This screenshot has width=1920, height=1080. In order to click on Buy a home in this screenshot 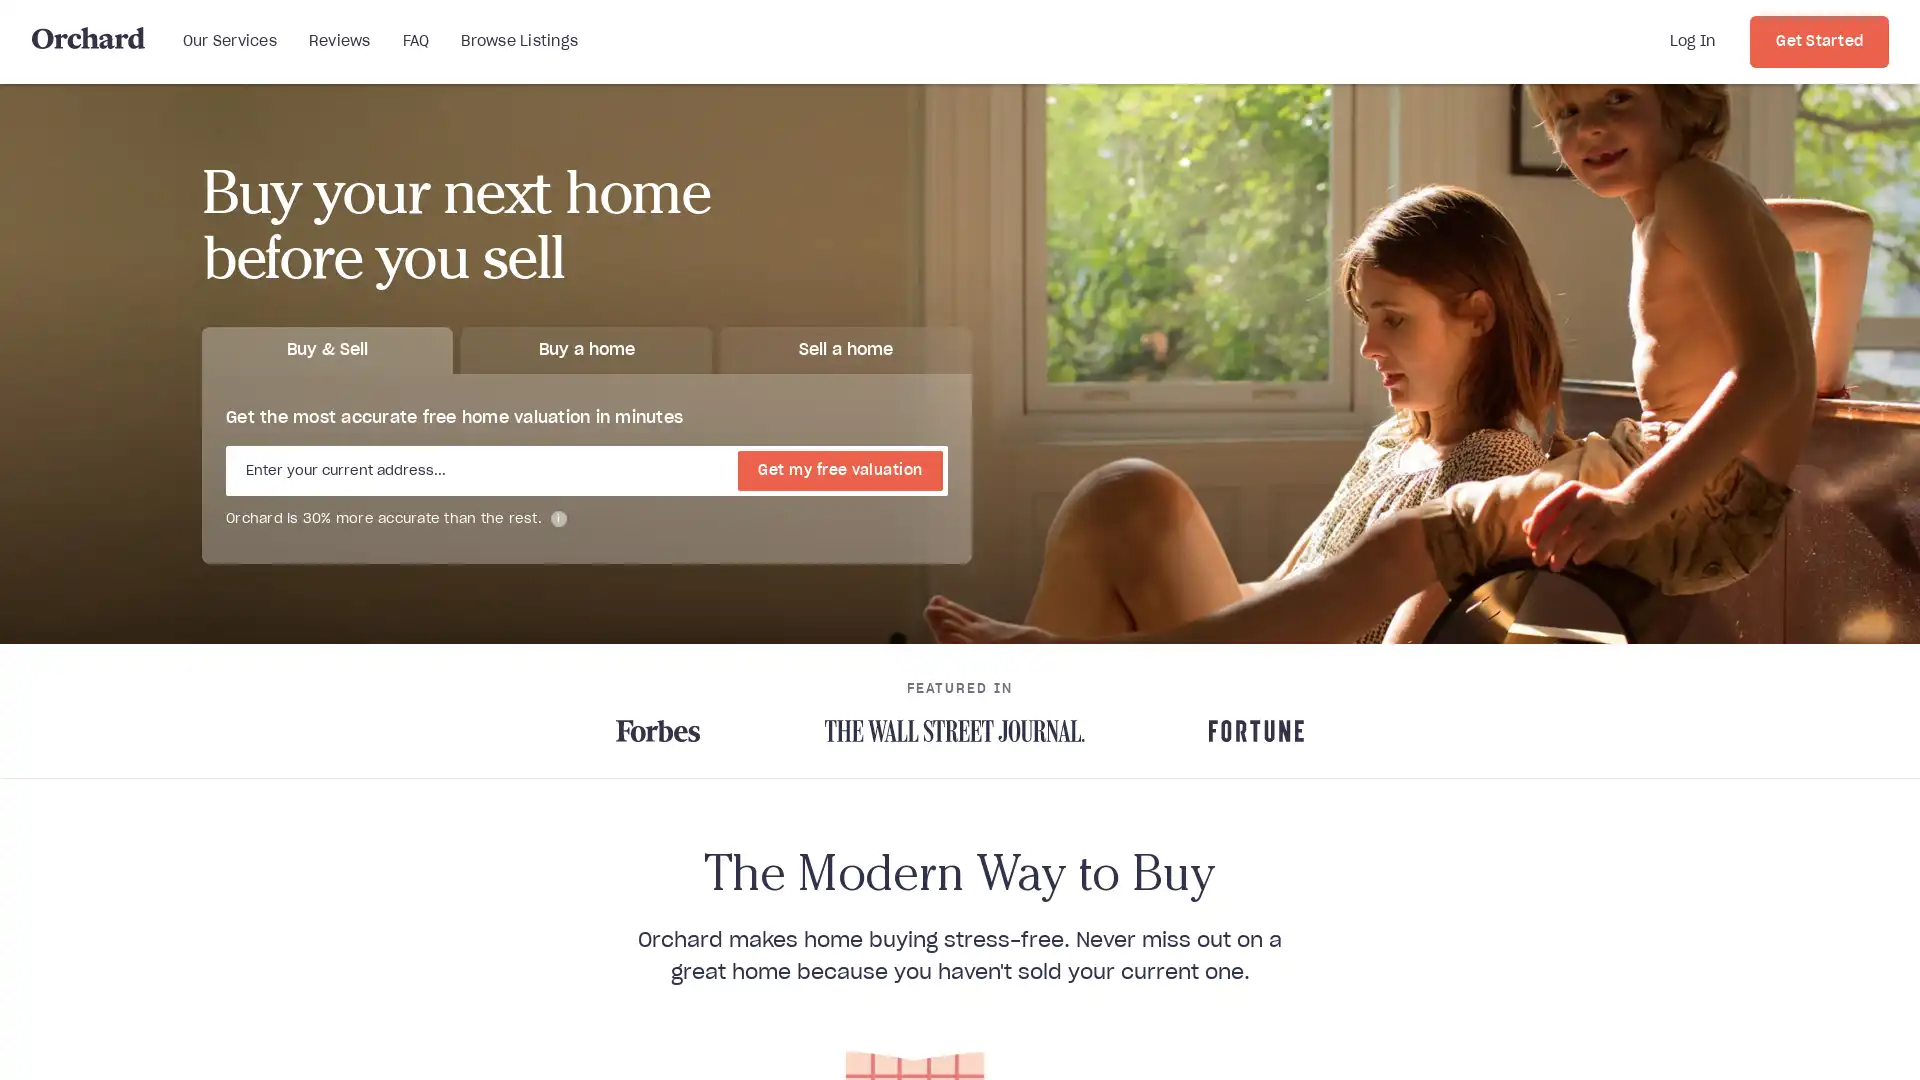, I will do `click(585, 348)`.